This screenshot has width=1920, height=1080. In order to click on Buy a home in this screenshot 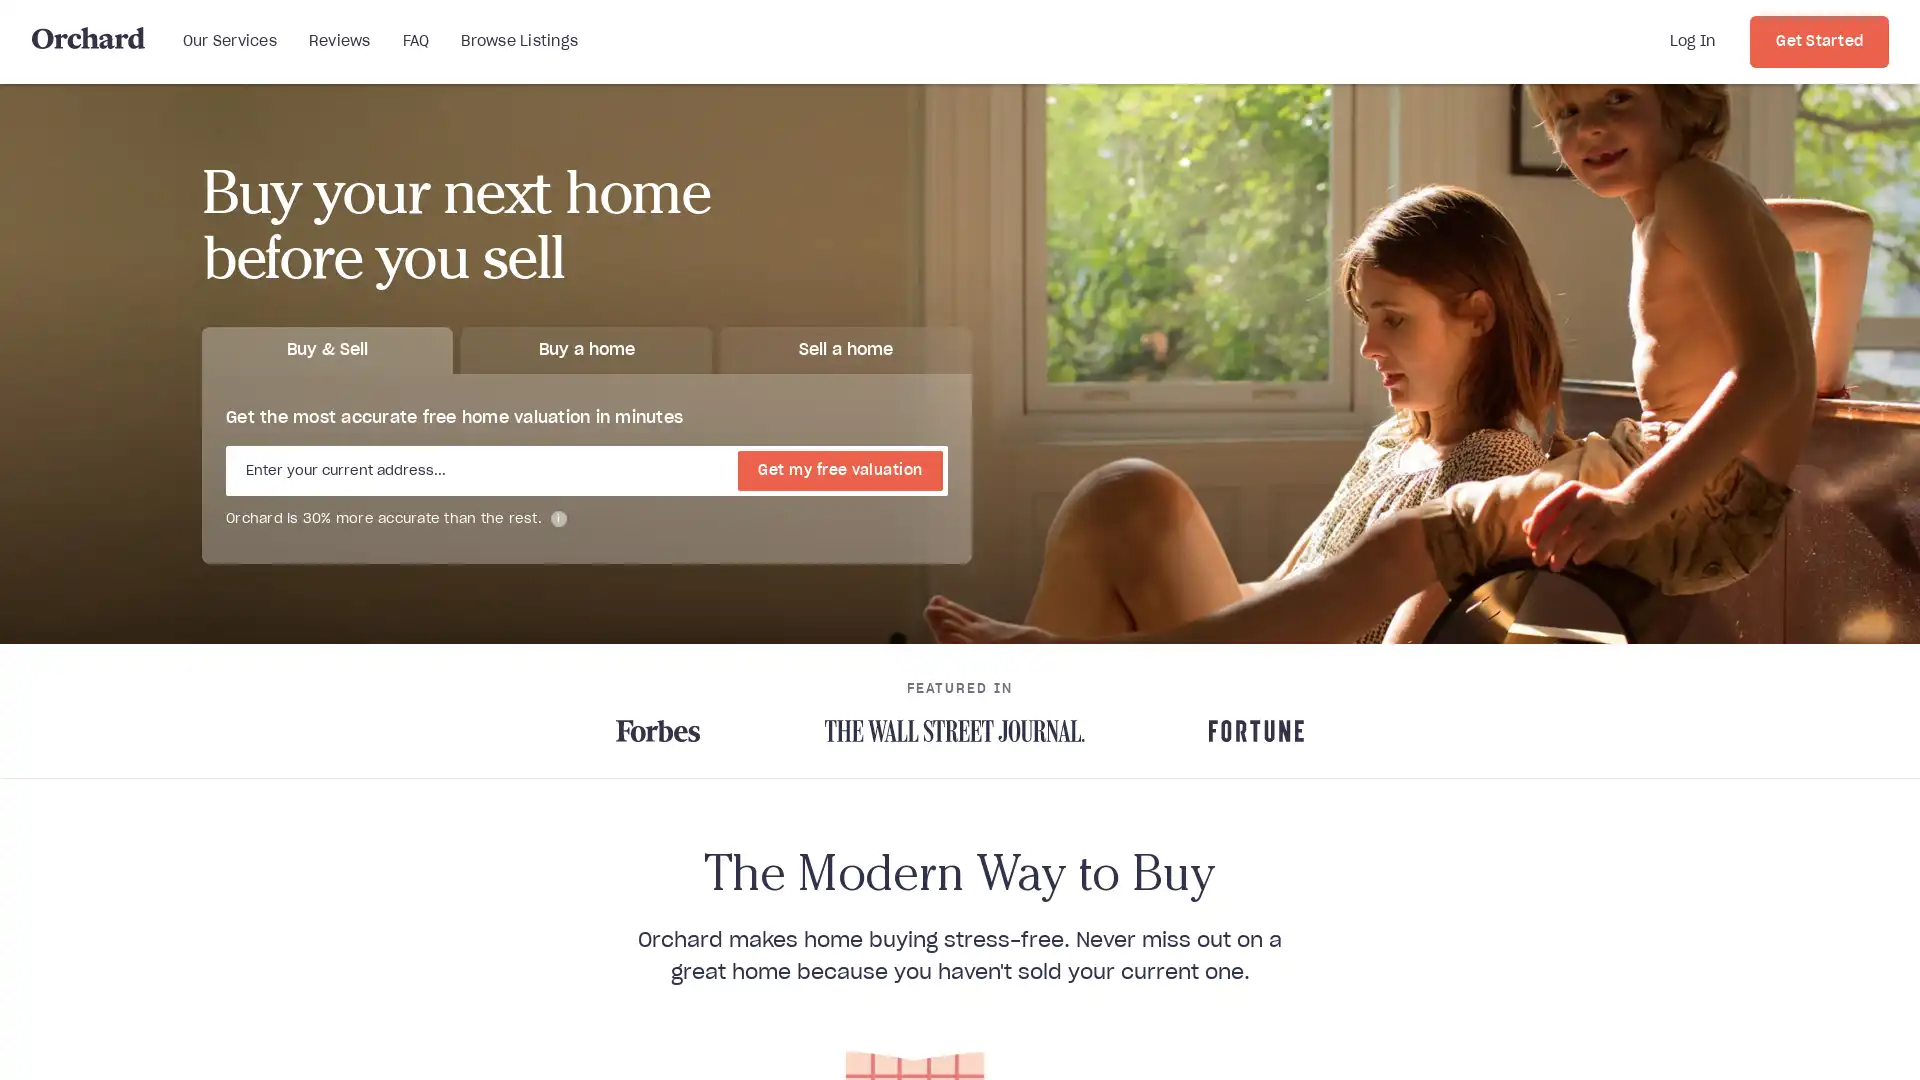, I will do `click(585, 348)`.